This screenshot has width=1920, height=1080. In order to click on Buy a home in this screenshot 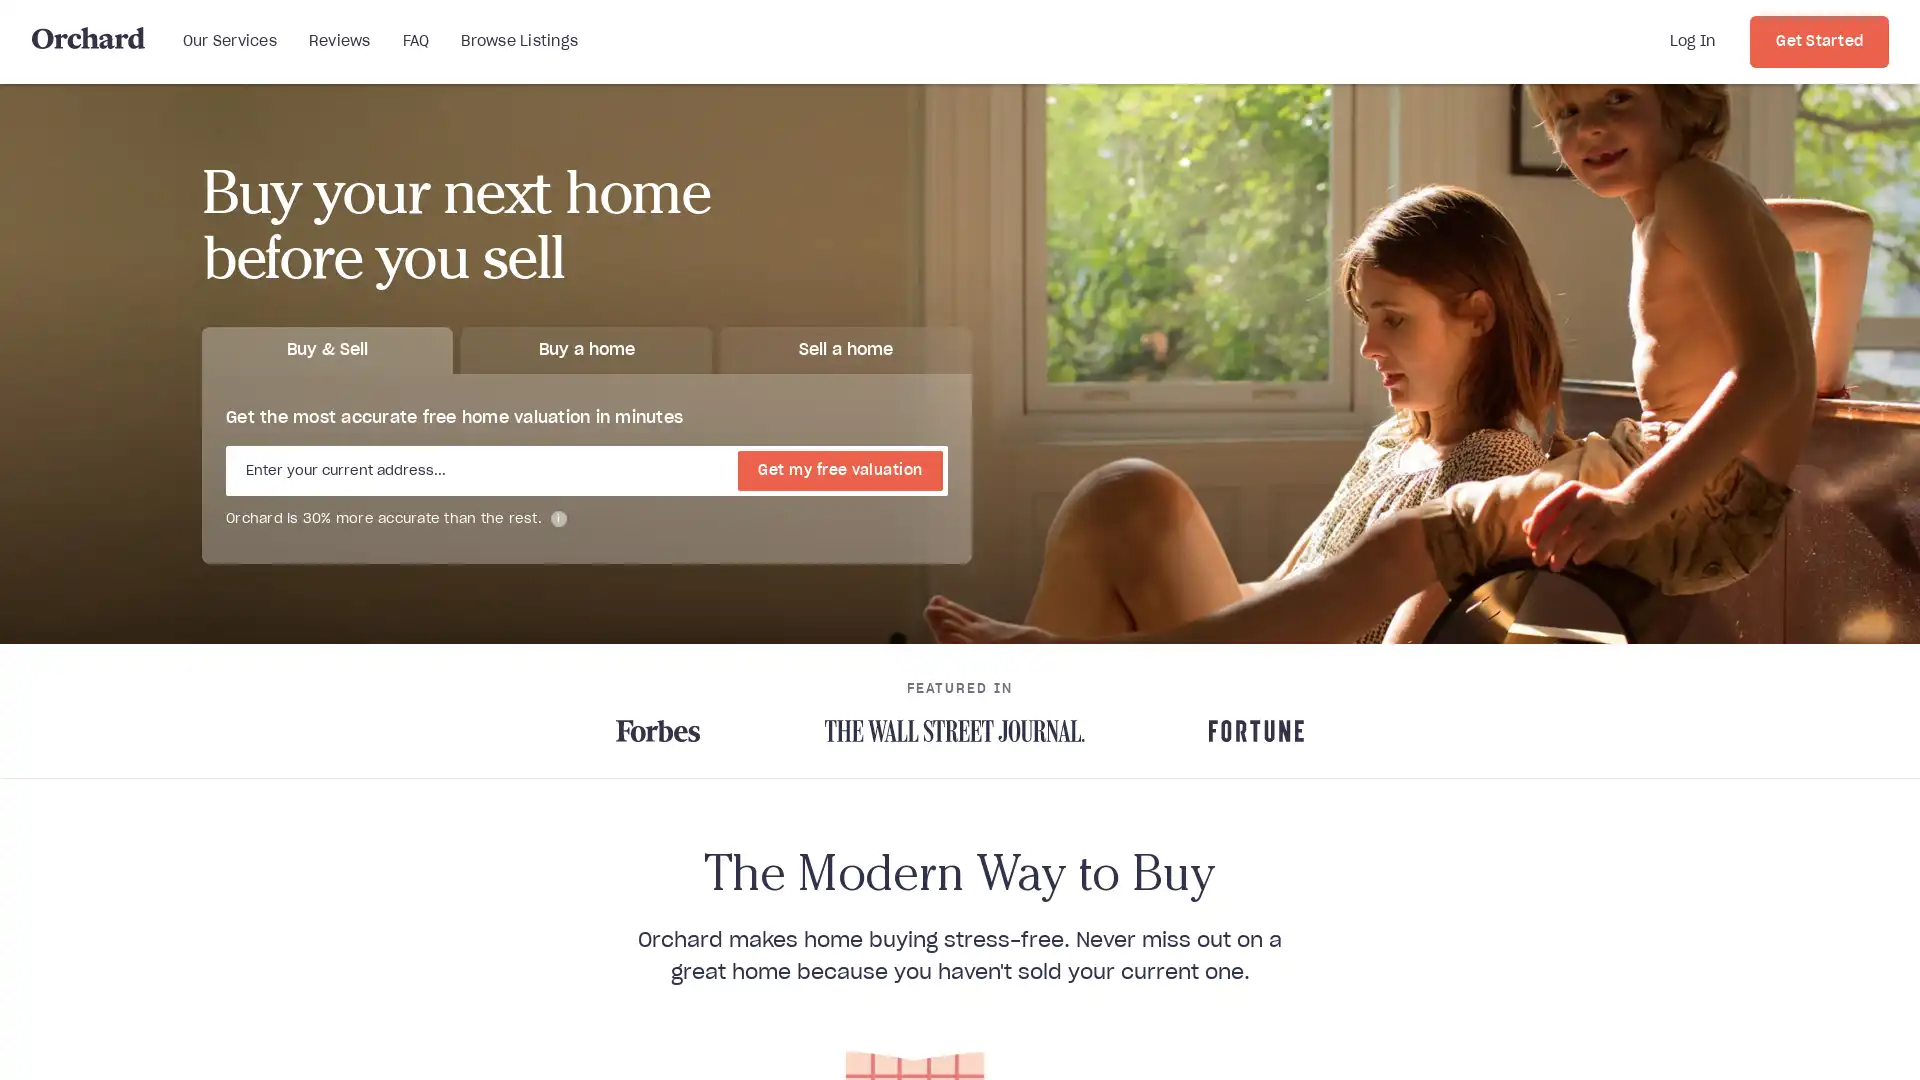, I will do `click(585, 348)`.